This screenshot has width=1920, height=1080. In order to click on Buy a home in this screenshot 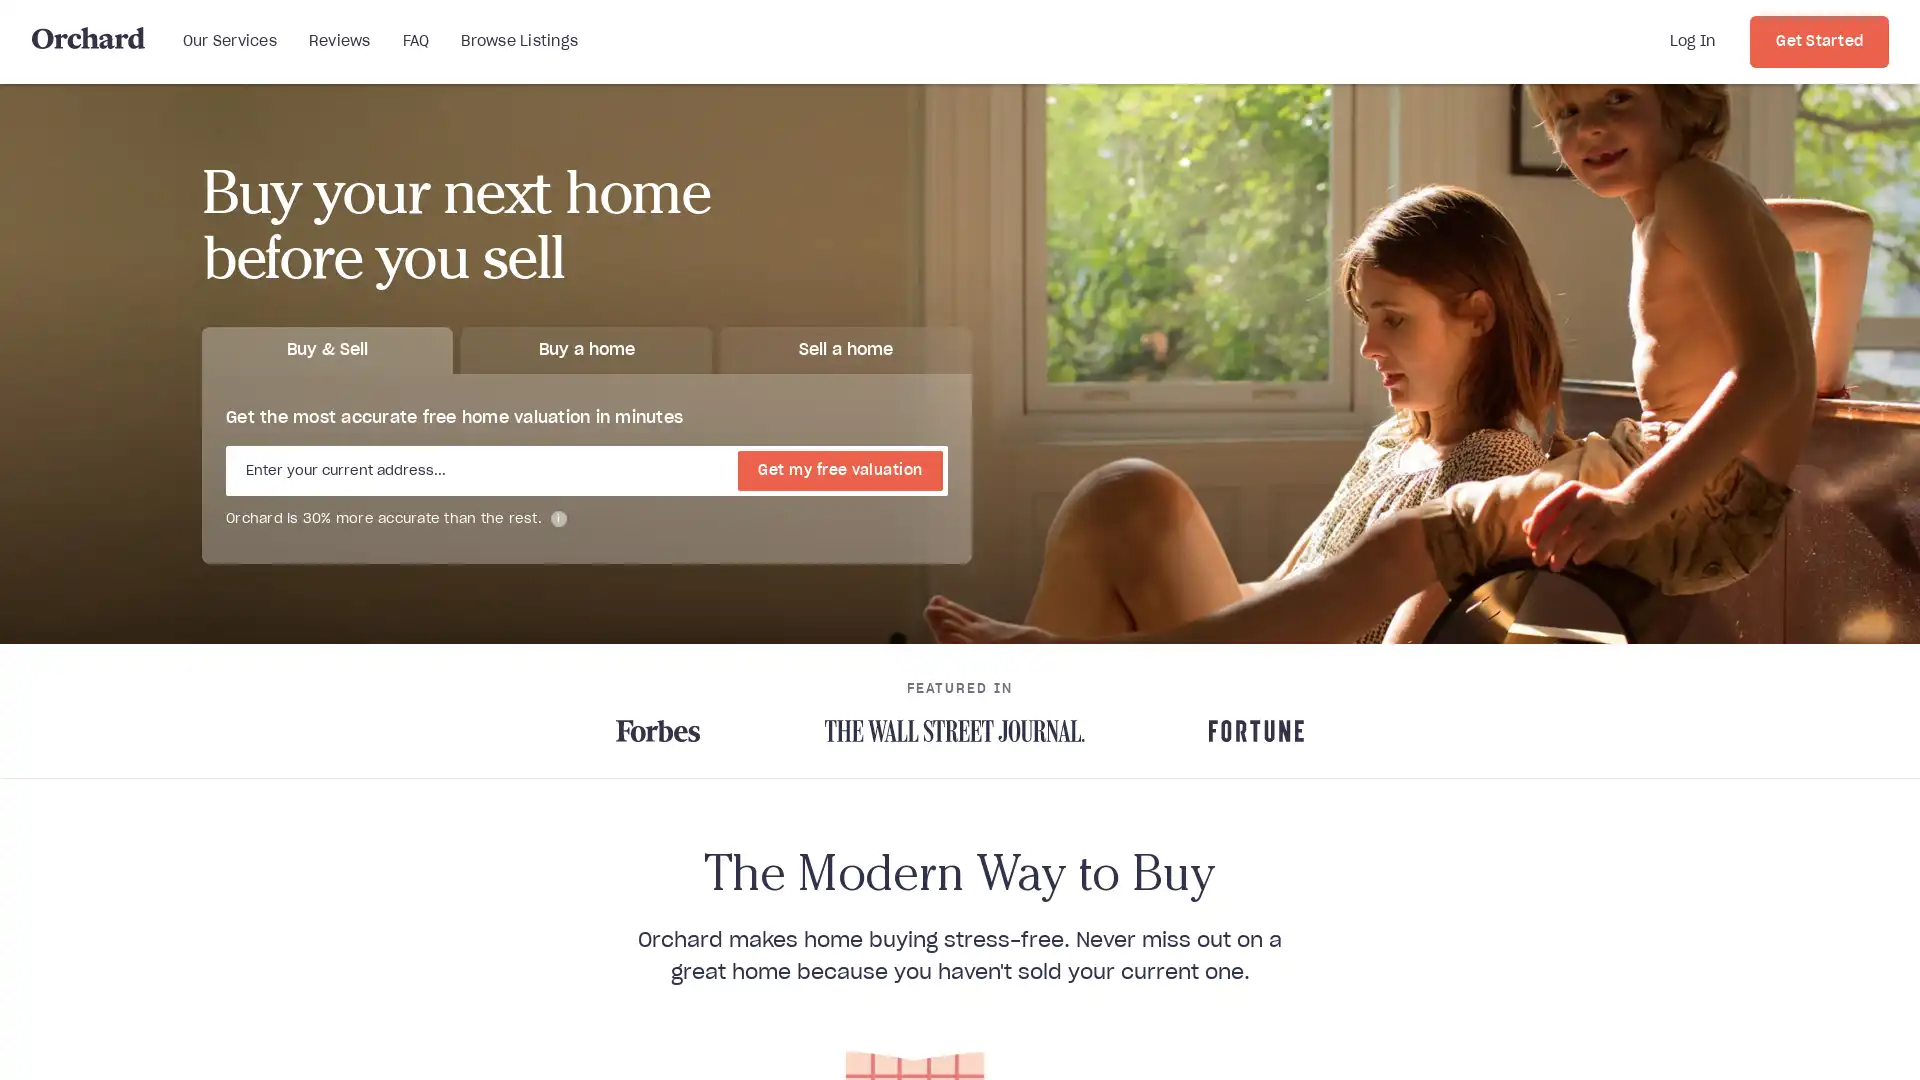, I will do `click(585, 348)`.